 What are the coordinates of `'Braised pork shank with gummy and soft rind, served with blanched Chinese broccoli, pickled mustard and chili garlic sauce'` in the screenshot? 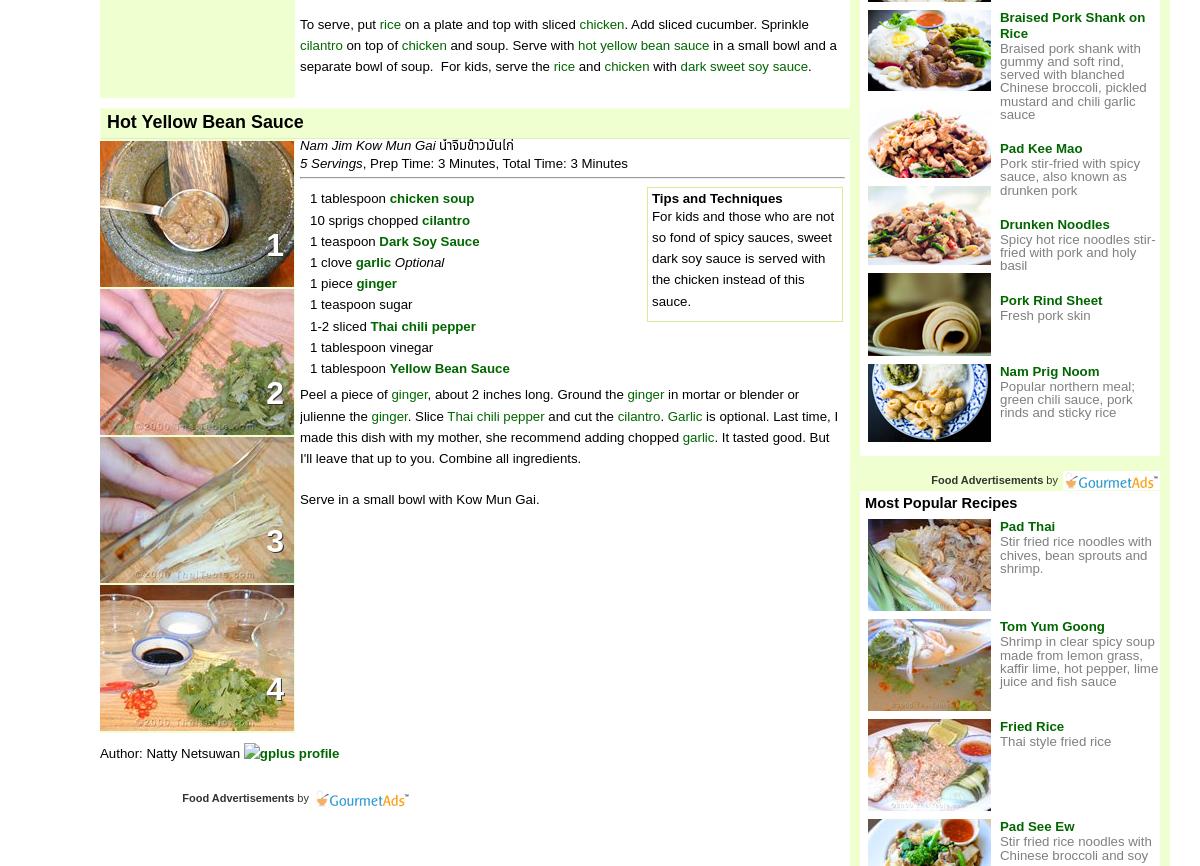 It's located at (1072, 80).